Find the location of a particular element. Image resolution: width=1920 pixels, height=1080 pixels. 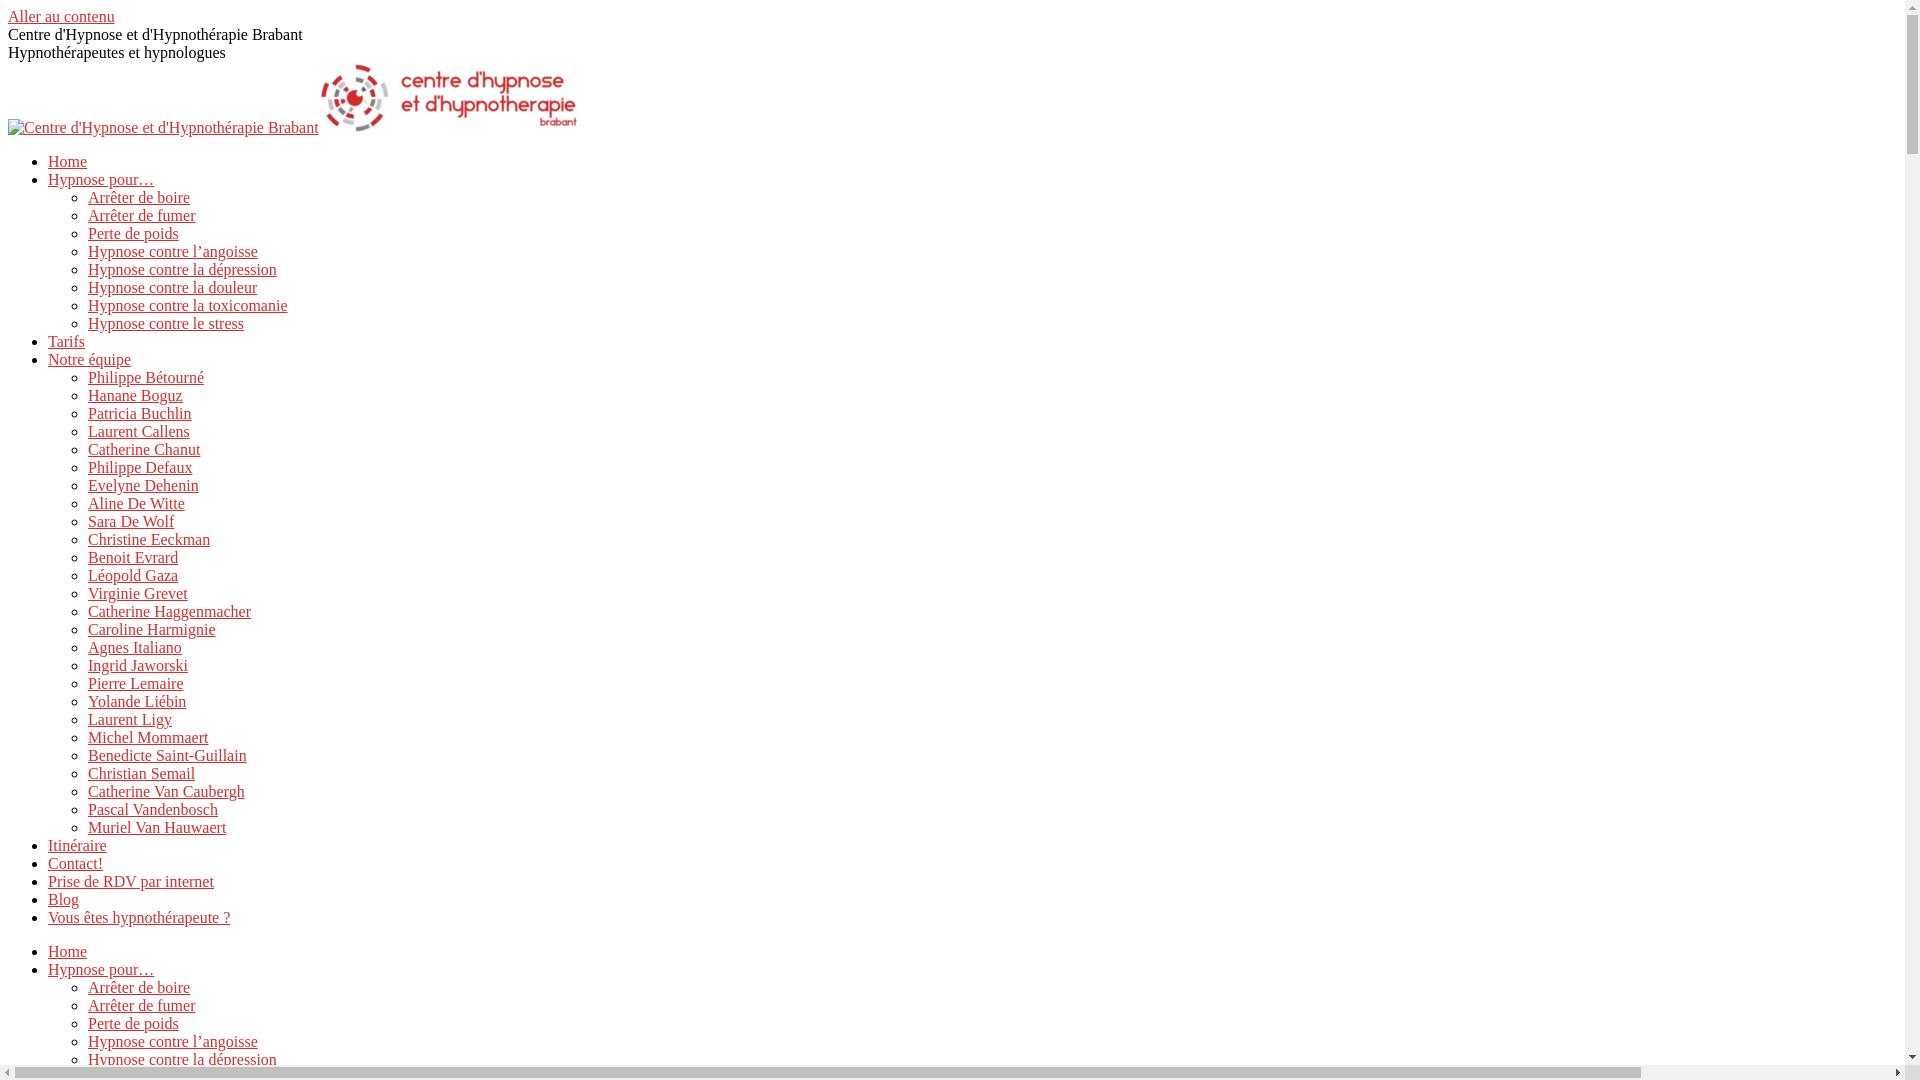

'Hypnose contre la toxicomanie' is located at coordinates (187, 305).